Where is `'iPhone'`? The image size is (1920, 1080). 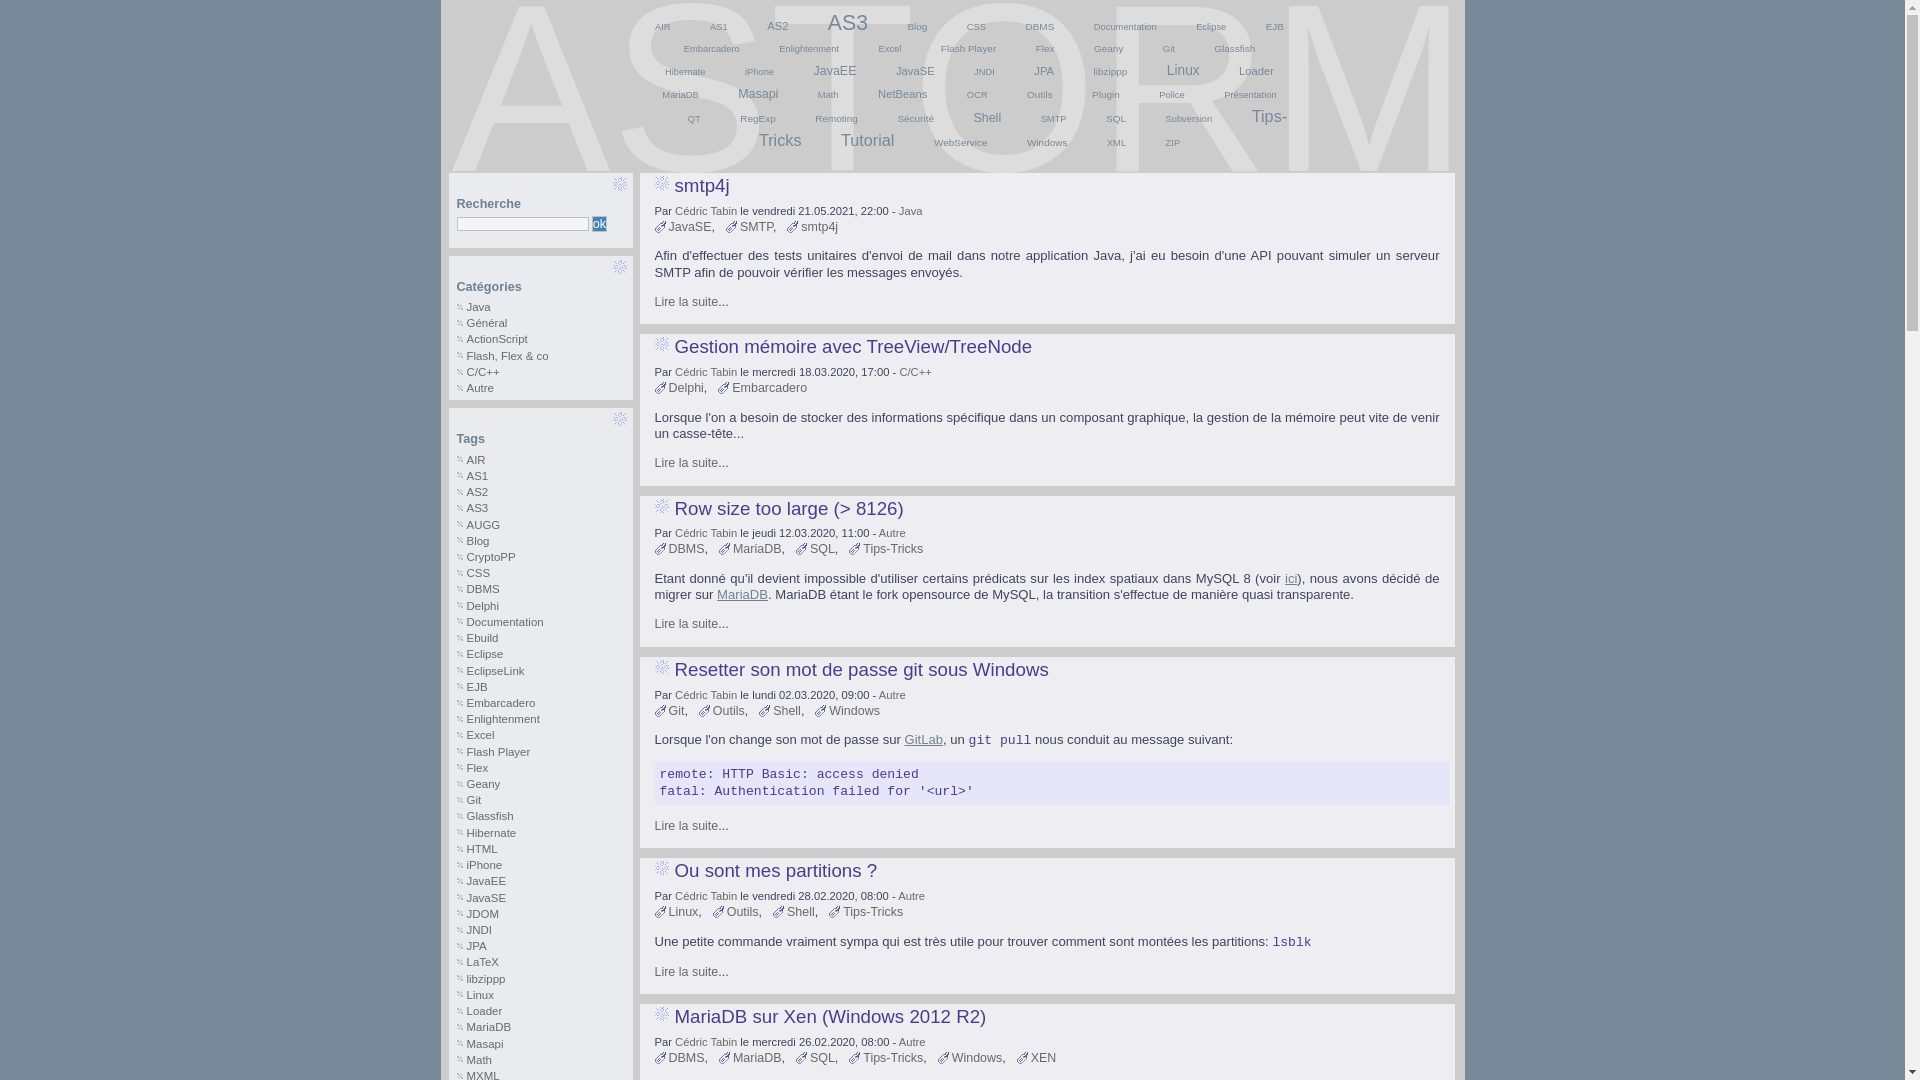
'iPhone' is located at coordinates (758, 71).